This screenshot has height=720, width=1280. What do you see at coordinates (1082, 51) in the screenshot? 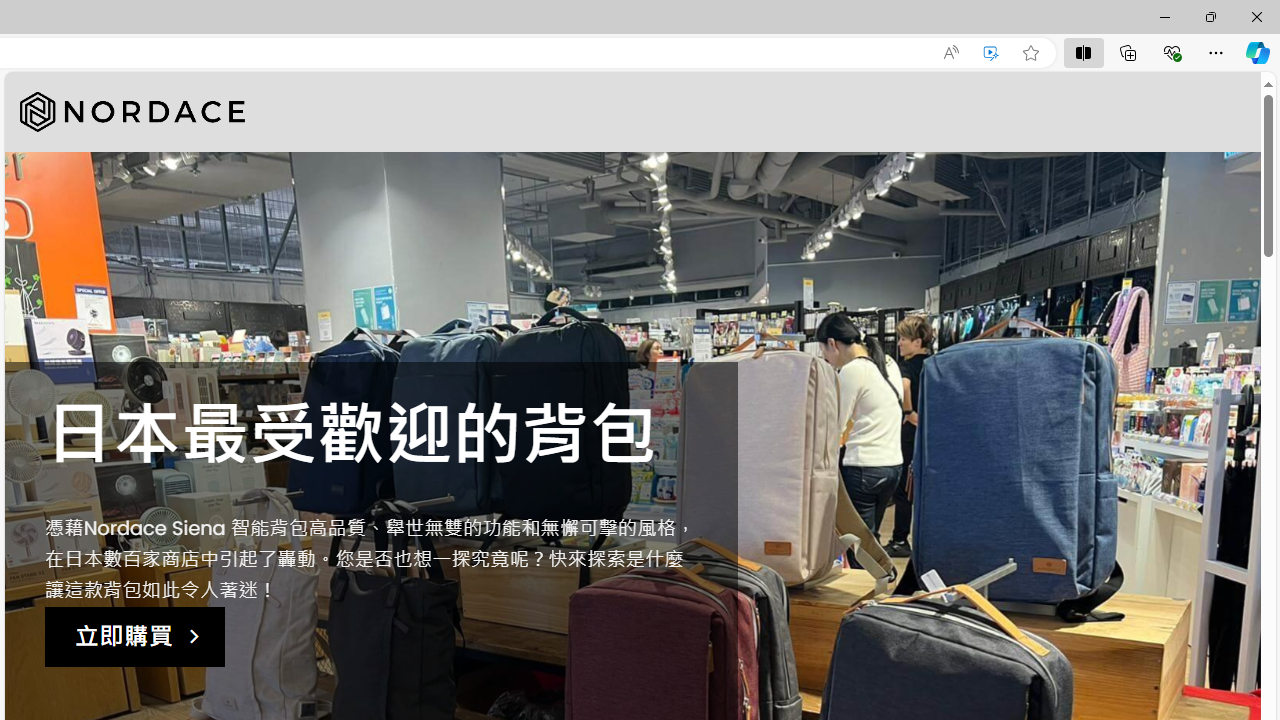
I see `'Split screen'` at bounding box center [1082, 51].